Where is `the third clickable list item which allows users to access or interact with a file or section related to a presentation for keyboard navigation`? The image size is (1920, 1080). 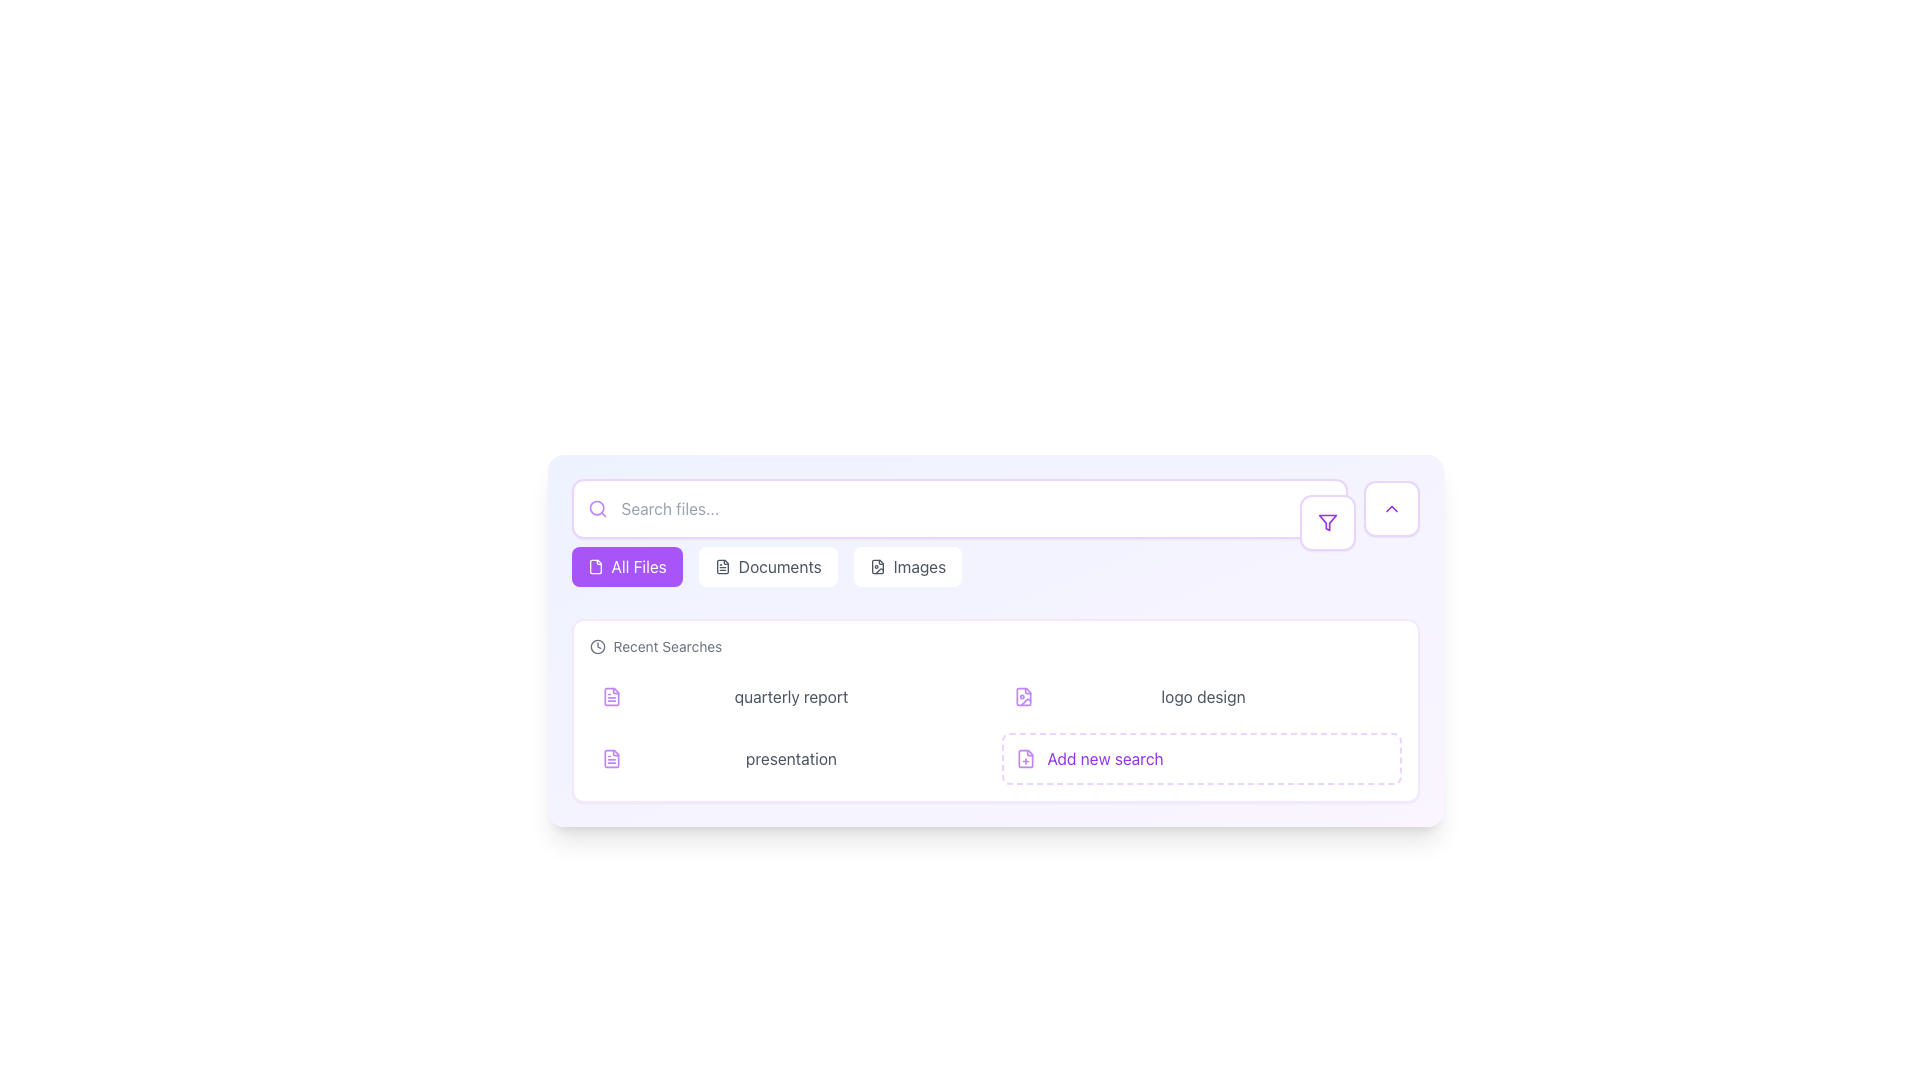
the third clickable list item which allows users to access or interact with a file or section related to a presentation for keyboard navigation is located at coordinates (788, 759).